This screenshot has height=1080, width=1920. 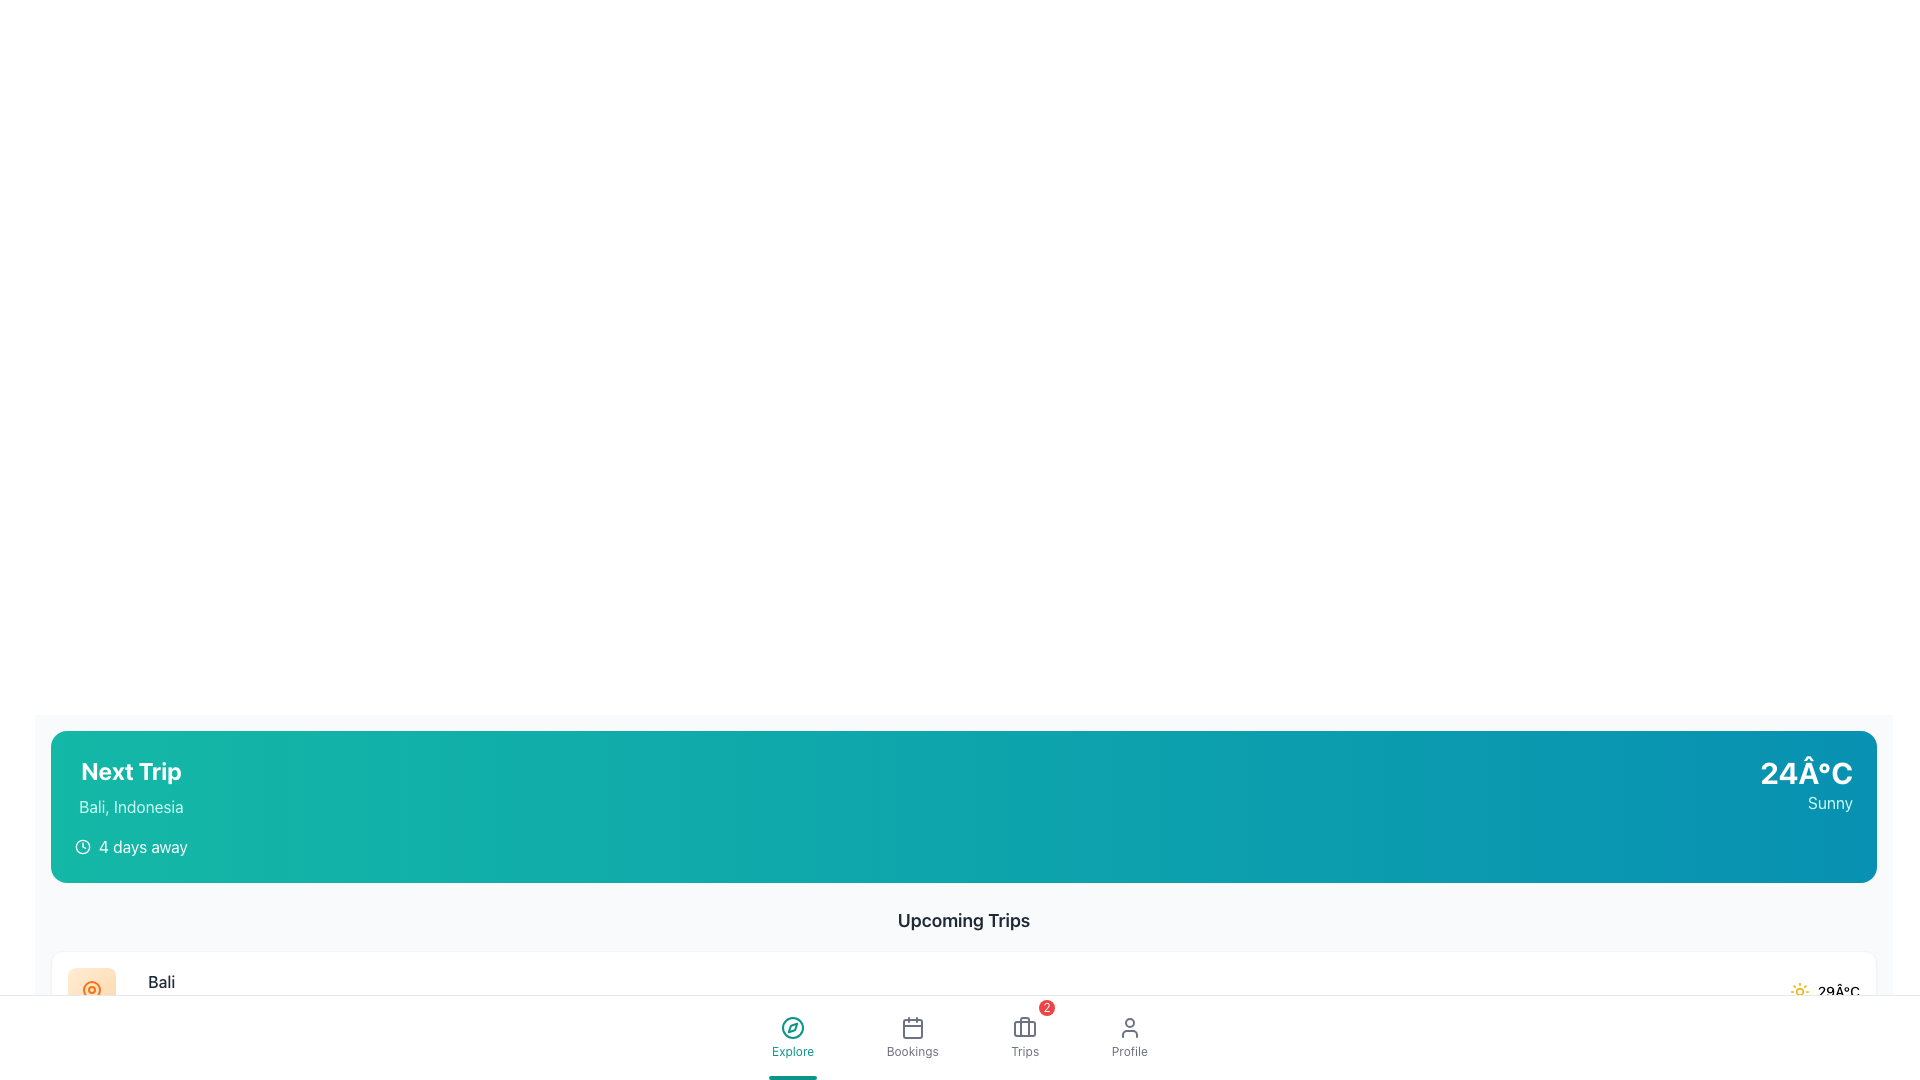 What do you see at coordinates (161, 991) in the screenshot?
I see `the text label indicating the destination associated with a trip entry under the 'Upcoming Trips' section for more information` at bounding box center [161, 991].